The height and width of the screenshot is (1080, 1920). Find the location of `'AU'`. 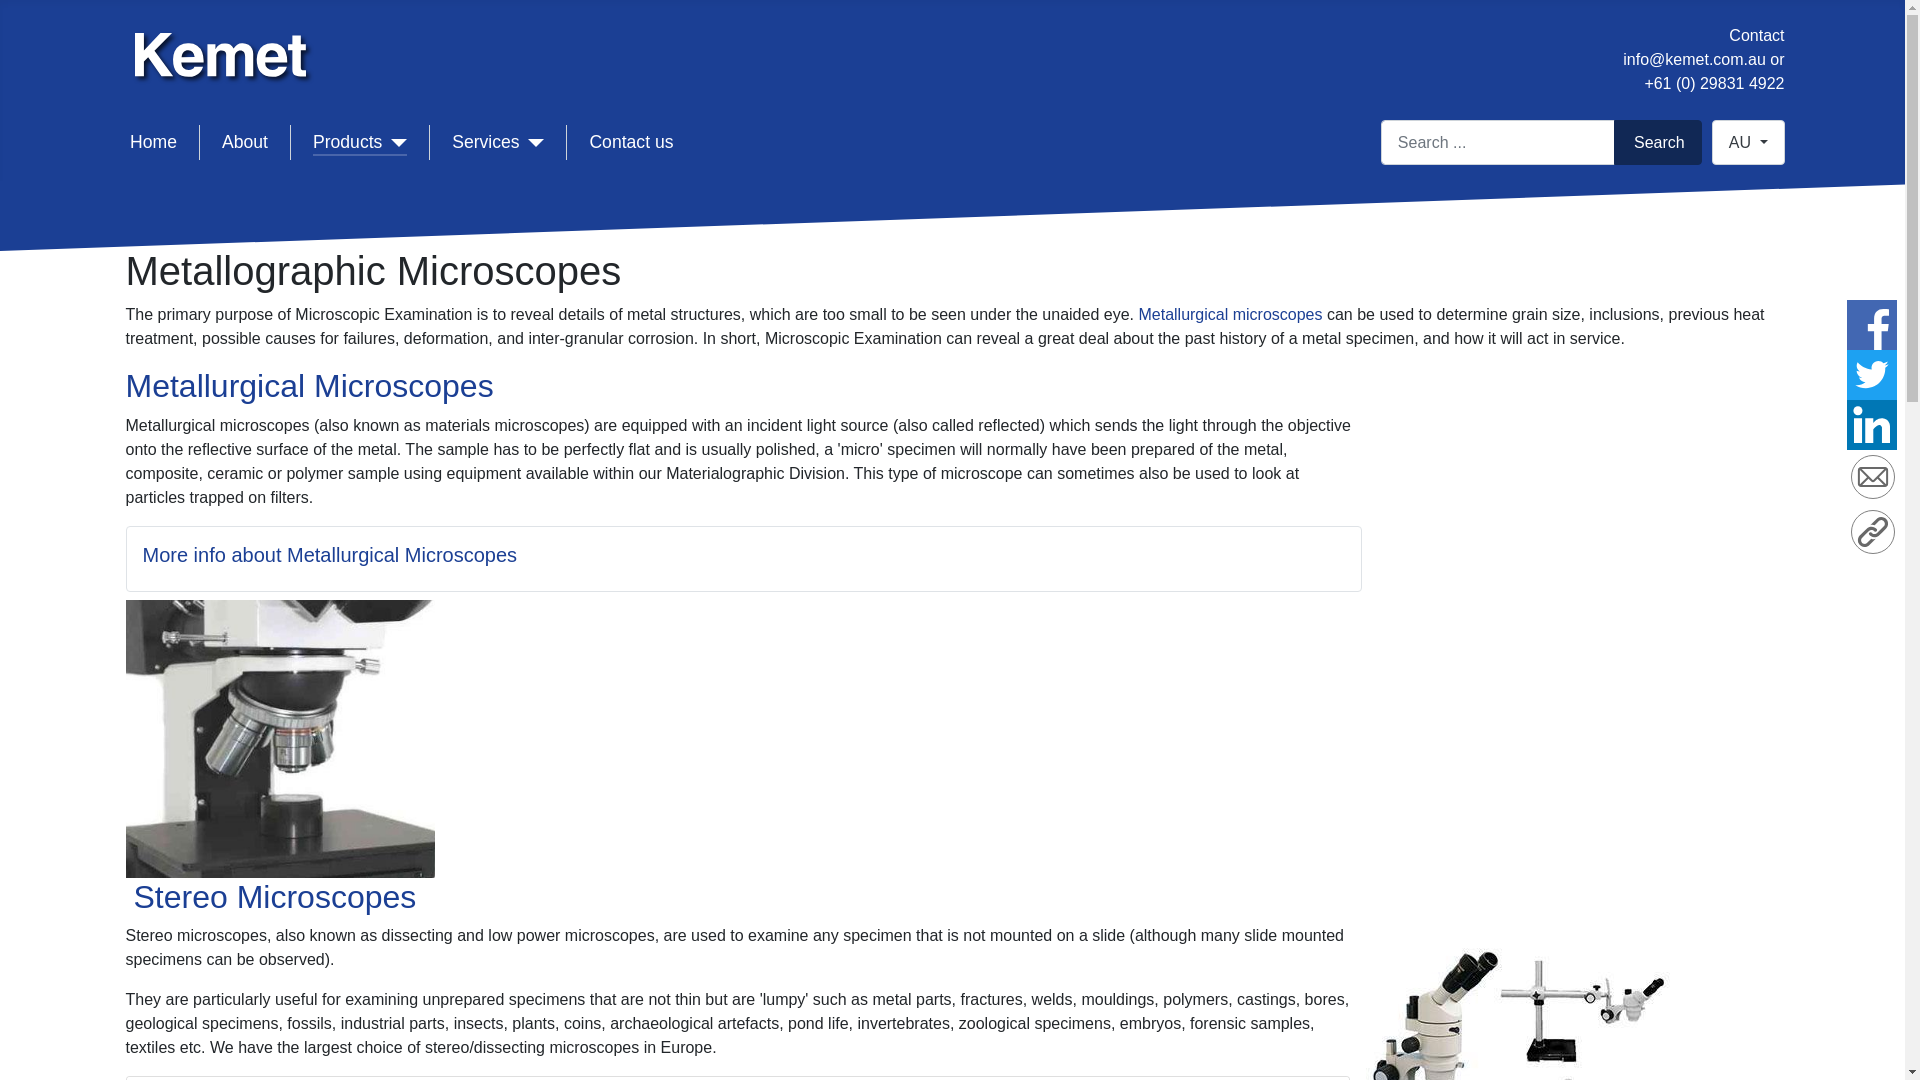

'AU' is located at coordinates (1711, 141).